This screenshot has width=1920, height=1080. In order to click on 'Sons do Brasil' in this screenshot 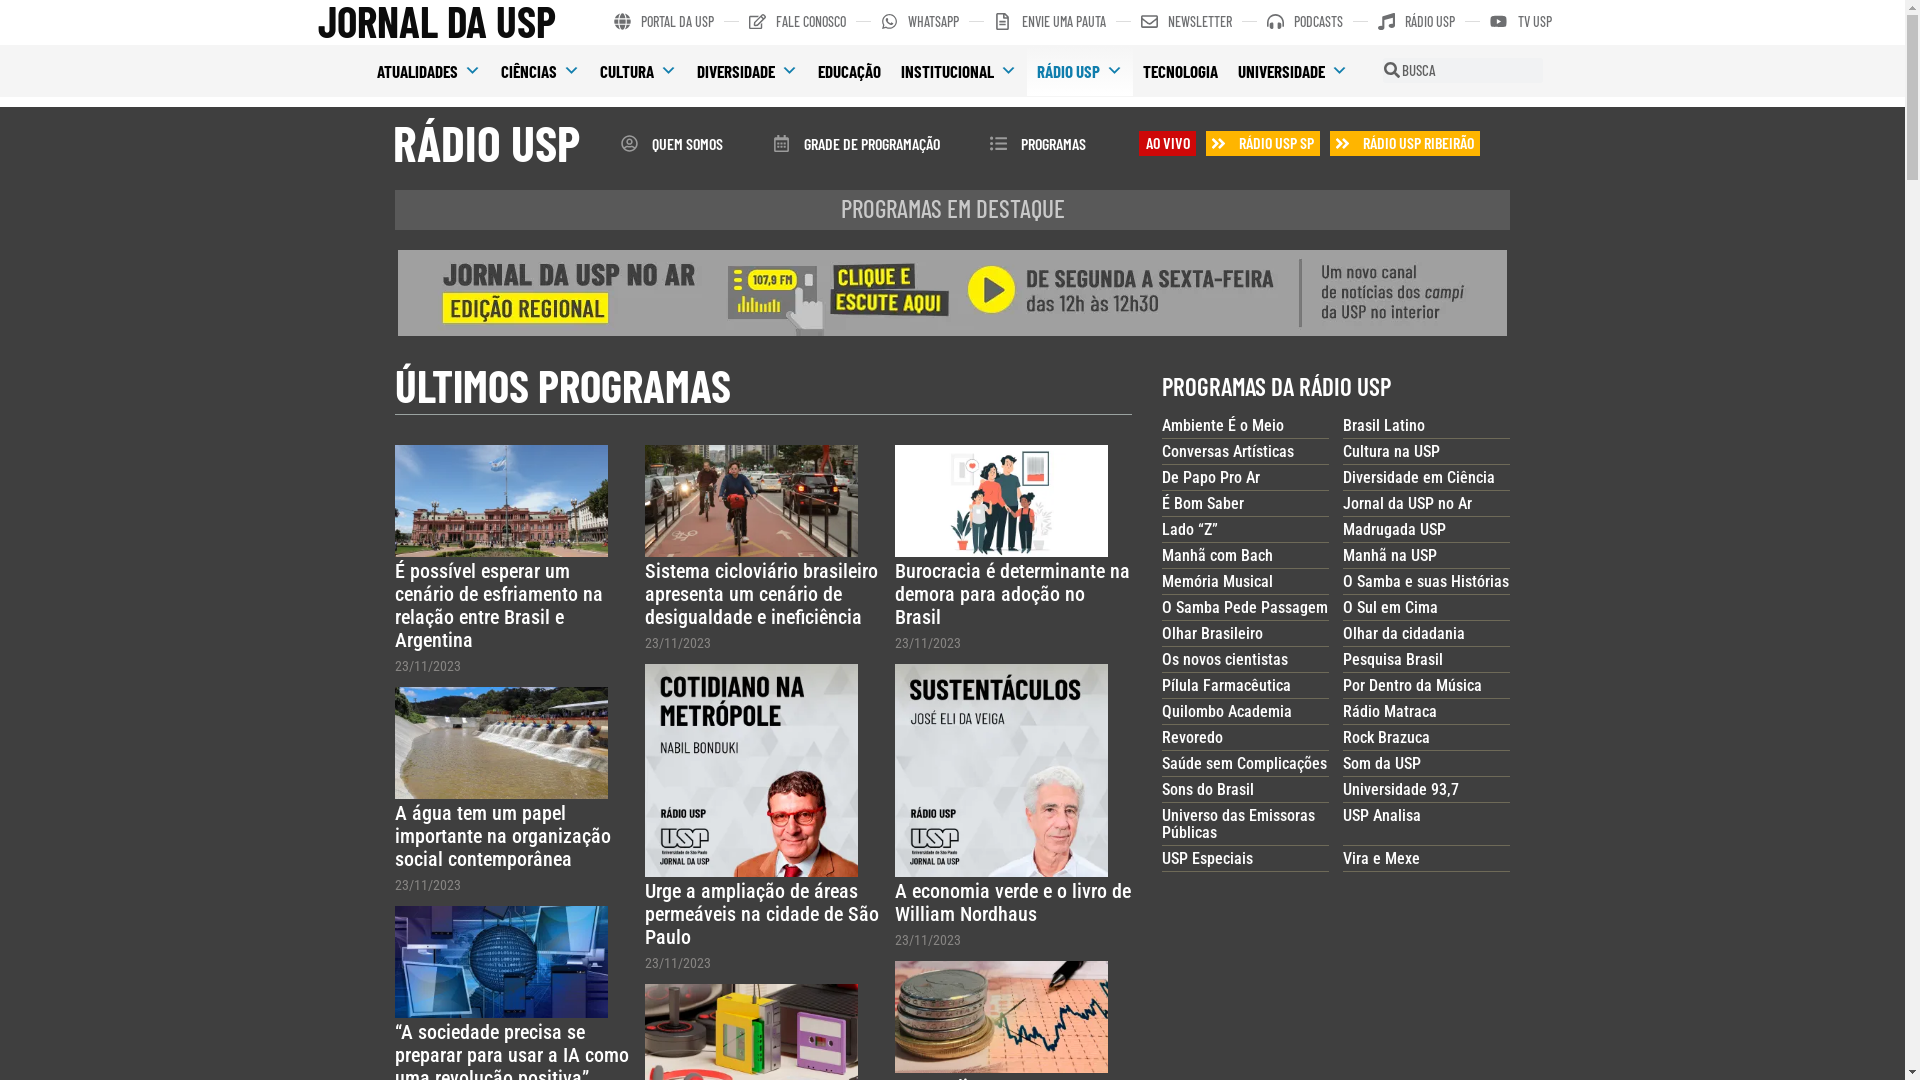, I will do `click(1207, 788)`.